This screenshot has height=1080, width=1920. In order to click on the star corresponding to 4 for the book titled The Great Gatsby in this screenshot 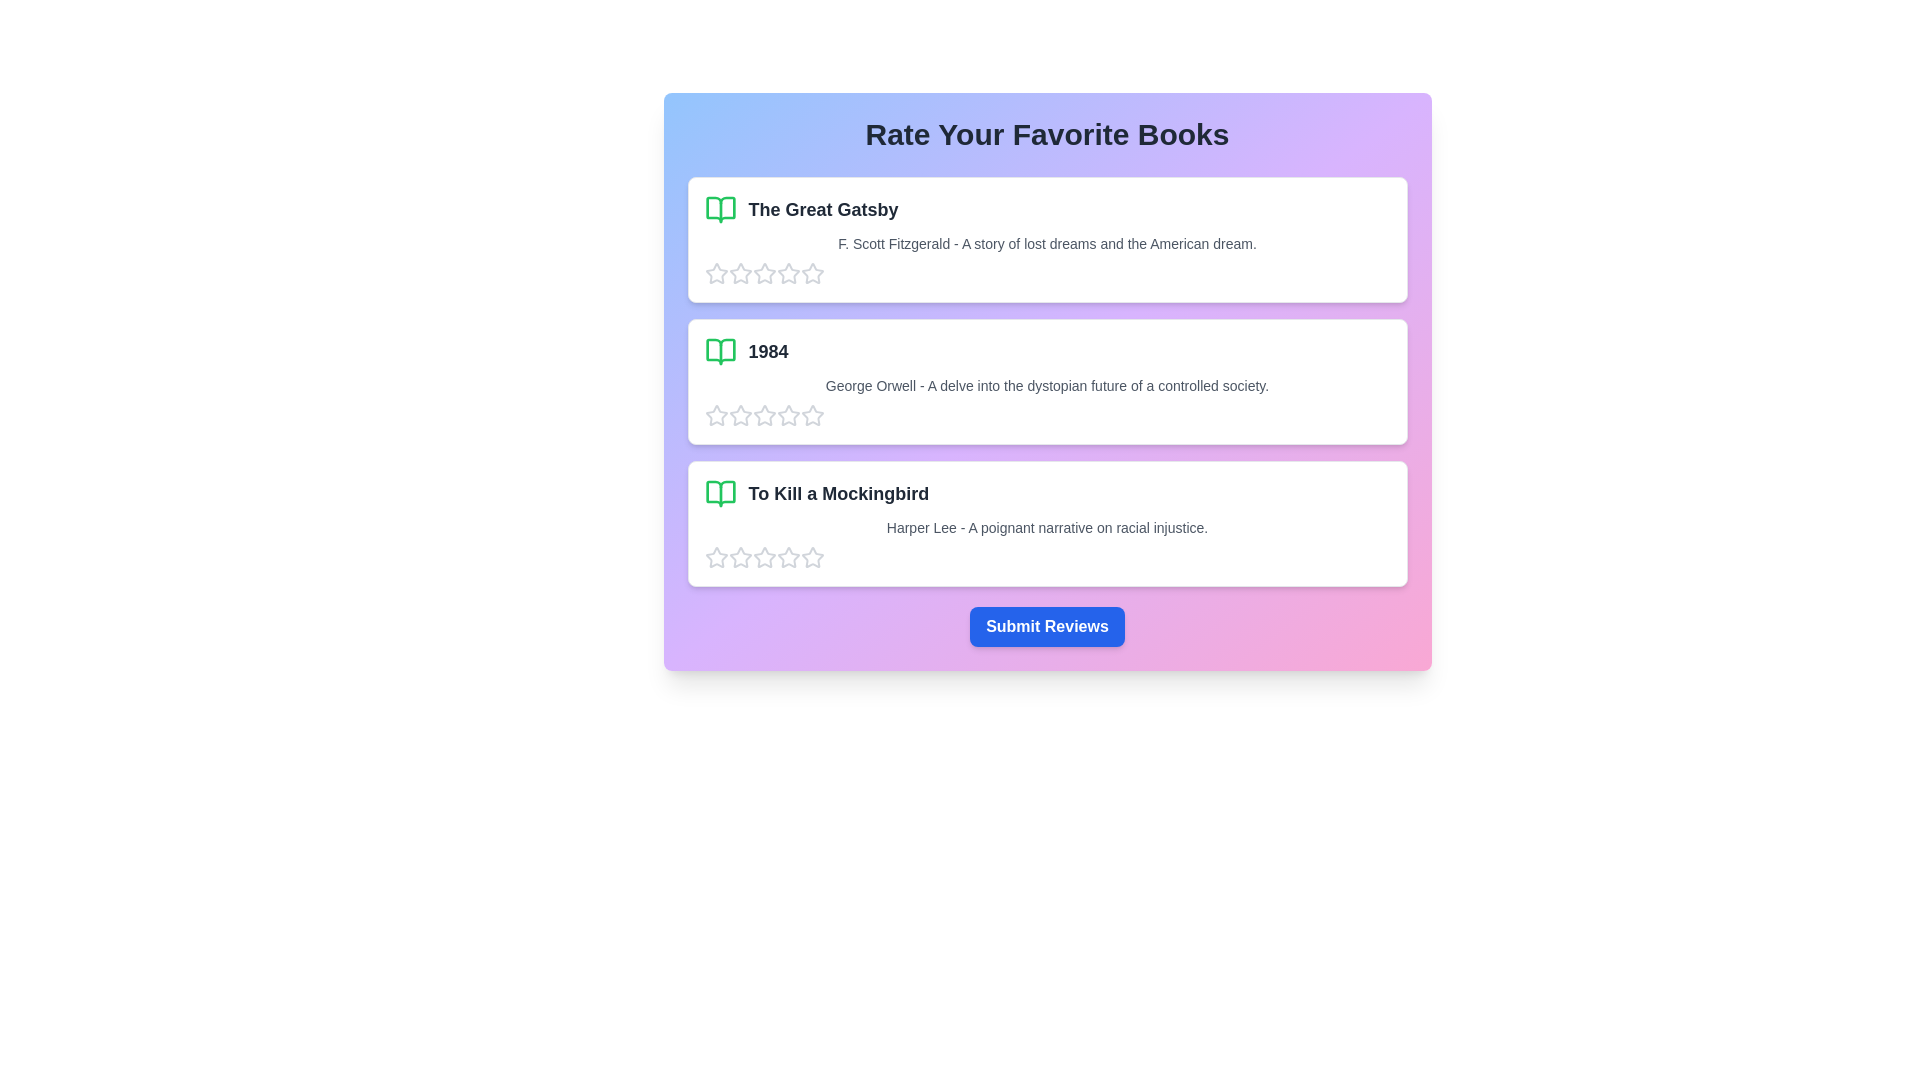, I will do `click(787, 273)`.